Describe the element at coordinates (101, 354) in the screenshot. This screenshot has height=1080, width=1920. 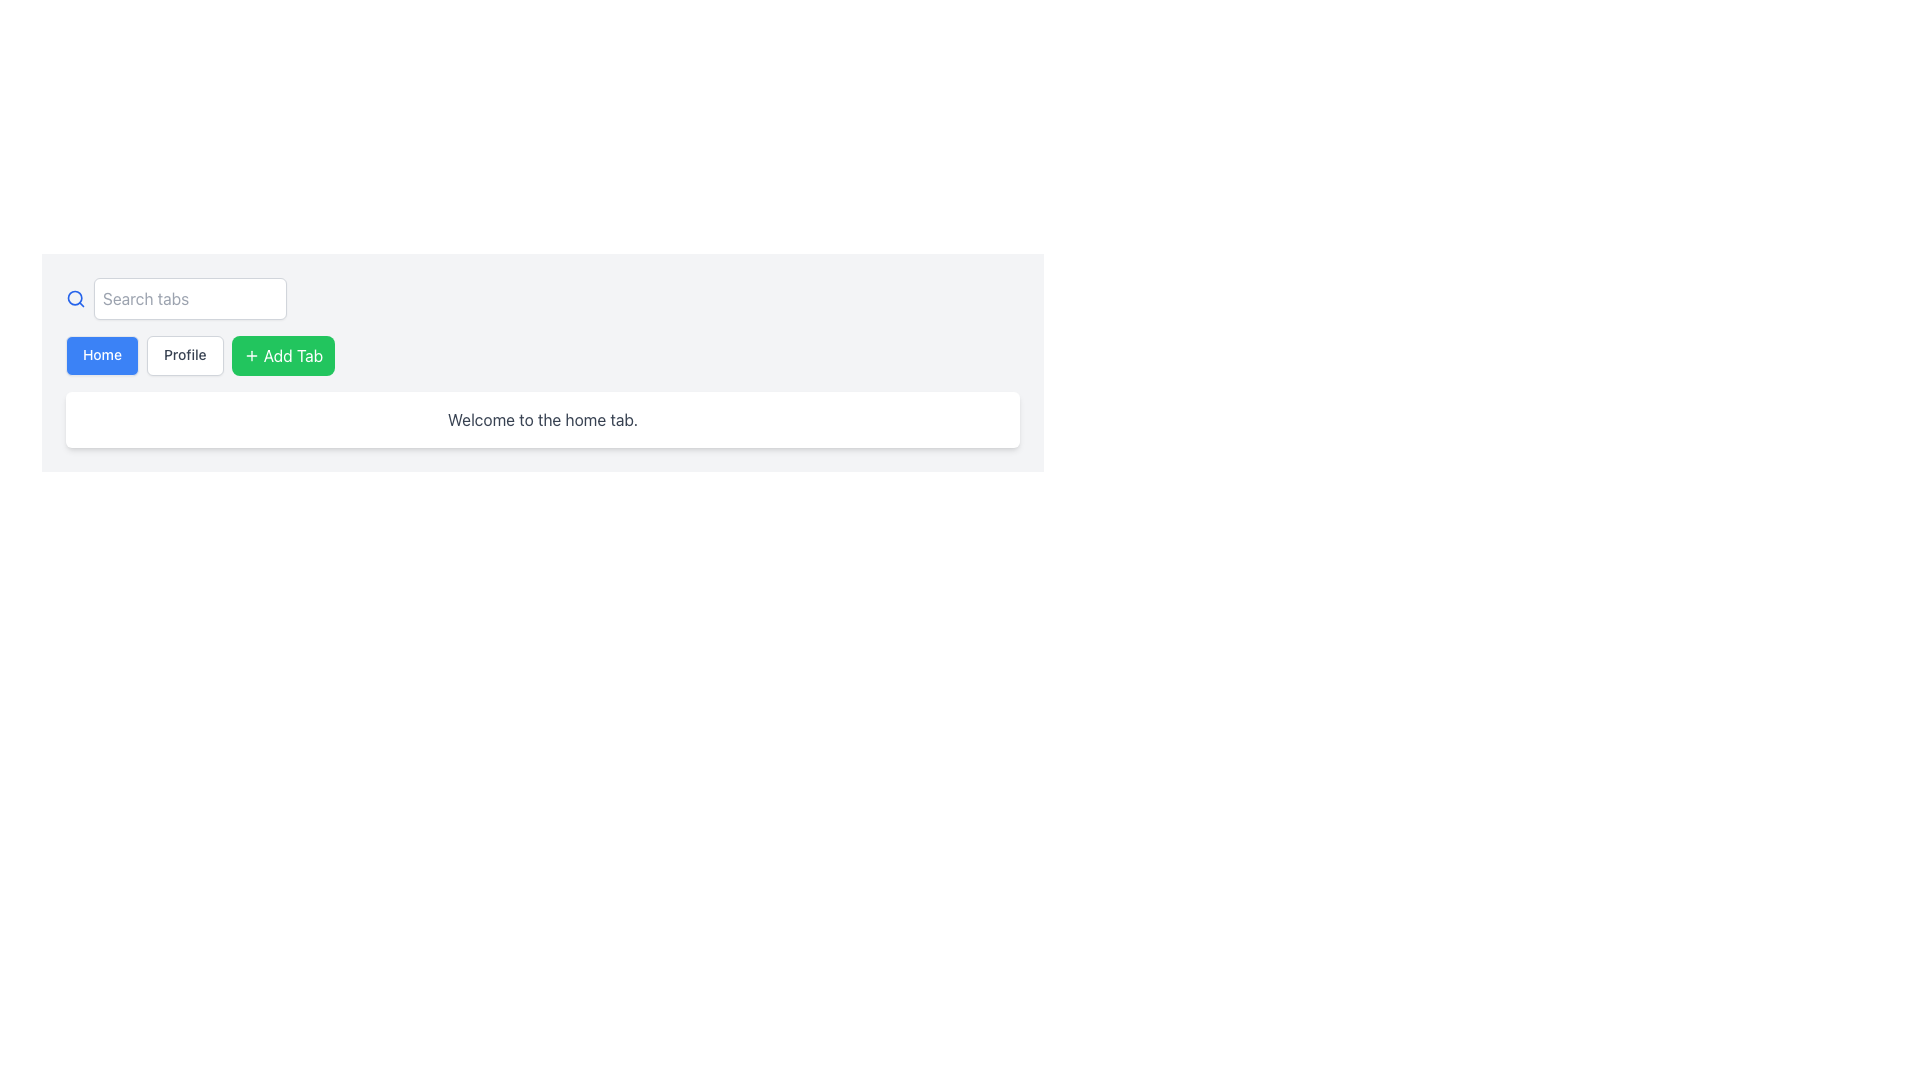
I see `the blue 'Home' button with white text` at that location.